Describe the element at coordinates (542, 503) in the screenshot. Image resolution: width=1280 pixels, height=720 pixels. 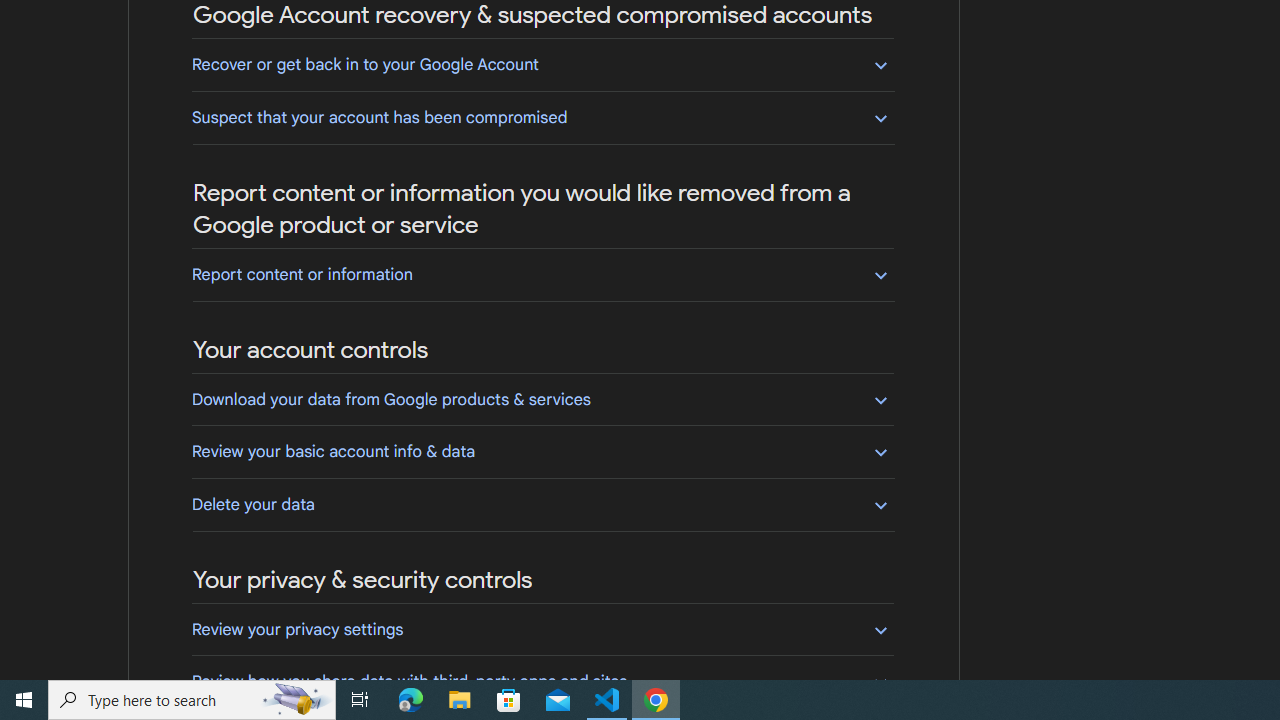
I see `'Delete your data'` at that location.